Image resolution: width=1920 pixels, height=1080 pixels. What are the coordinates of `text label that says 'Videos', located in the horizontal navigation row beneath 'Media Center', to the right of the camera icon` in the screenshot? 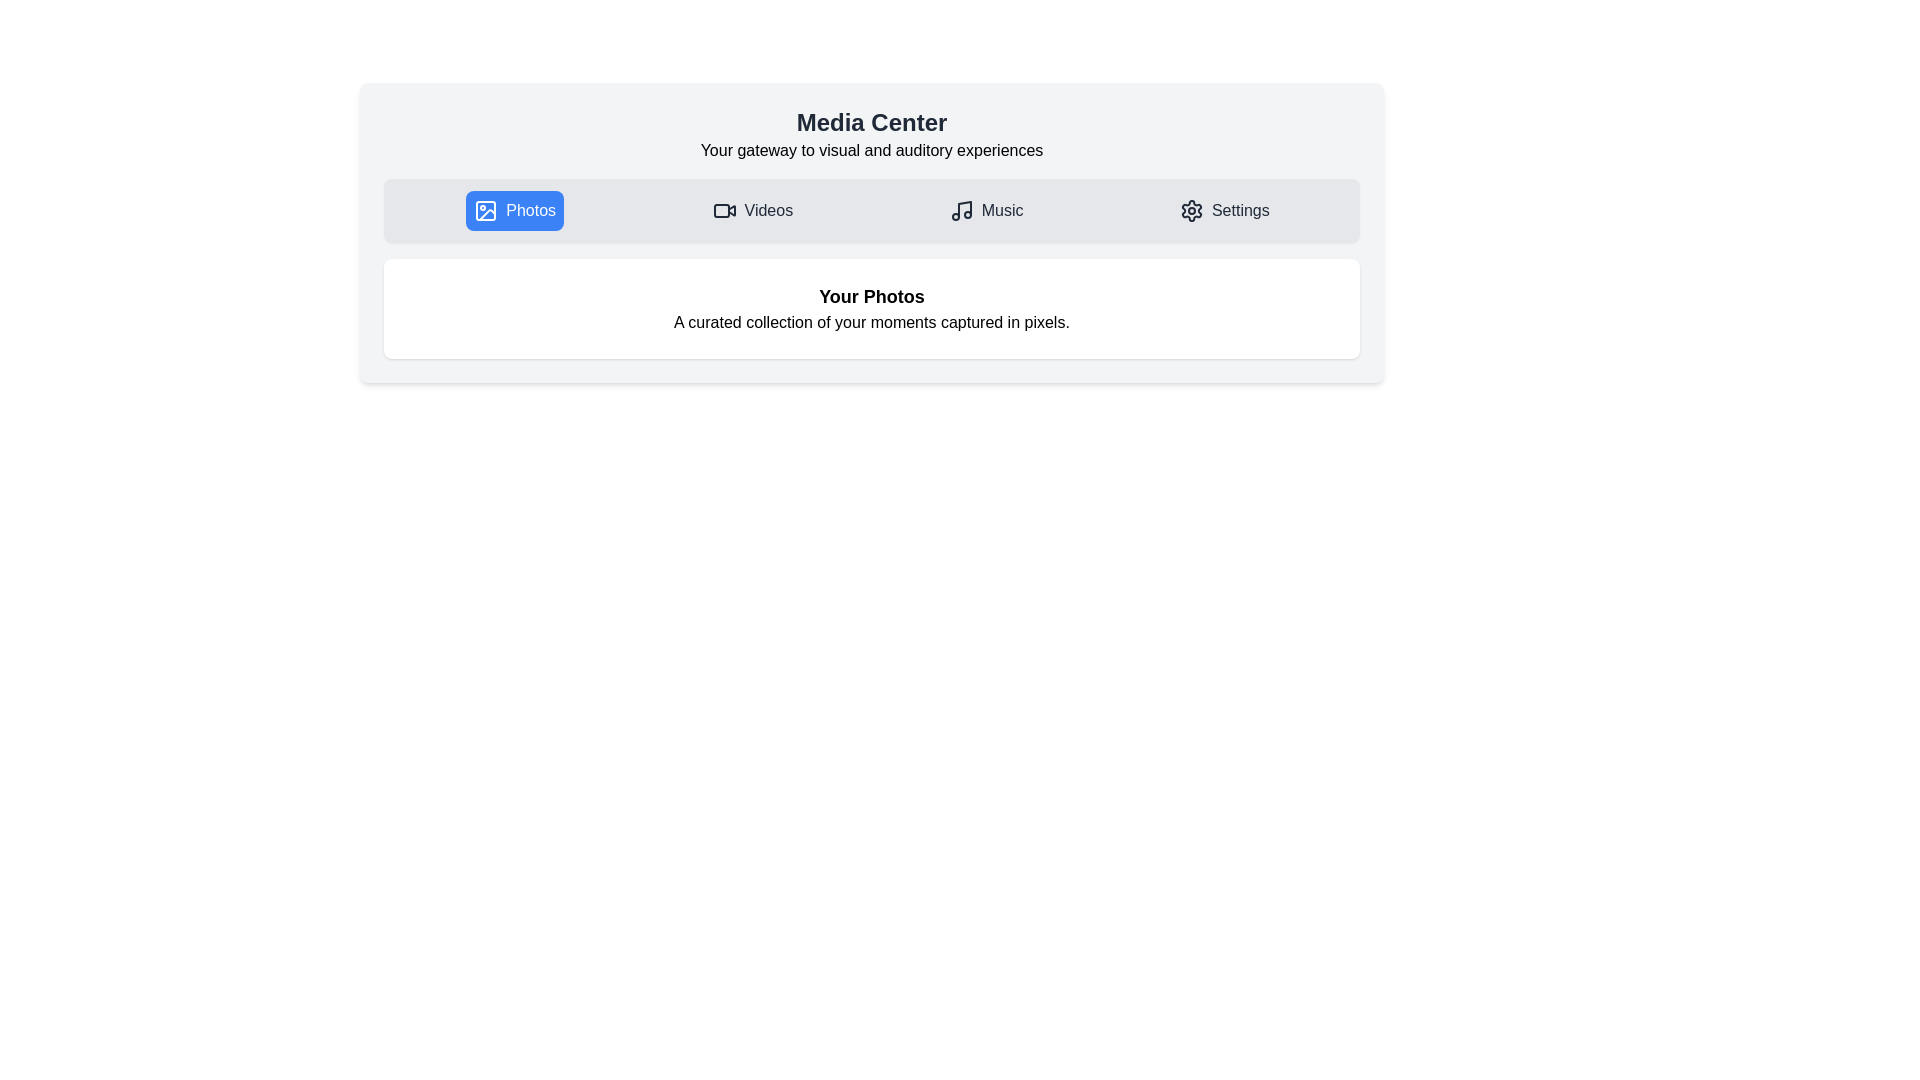 It's located at (767, 211).